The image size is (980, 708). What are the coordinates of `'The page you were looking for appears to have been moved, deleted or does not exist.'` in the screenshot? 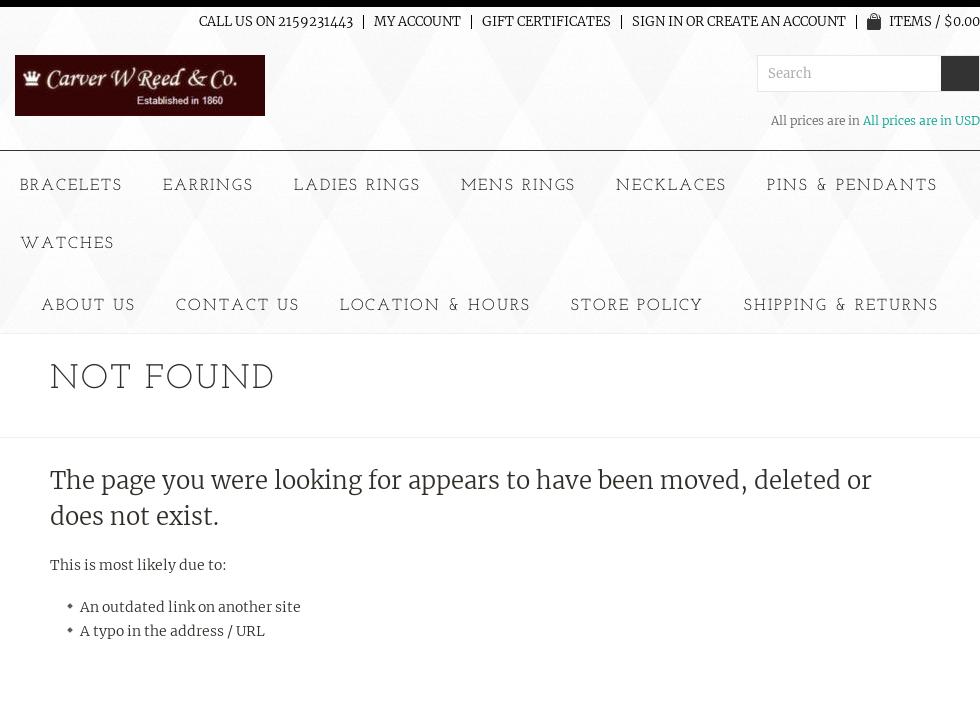 It's located at (460, 497).